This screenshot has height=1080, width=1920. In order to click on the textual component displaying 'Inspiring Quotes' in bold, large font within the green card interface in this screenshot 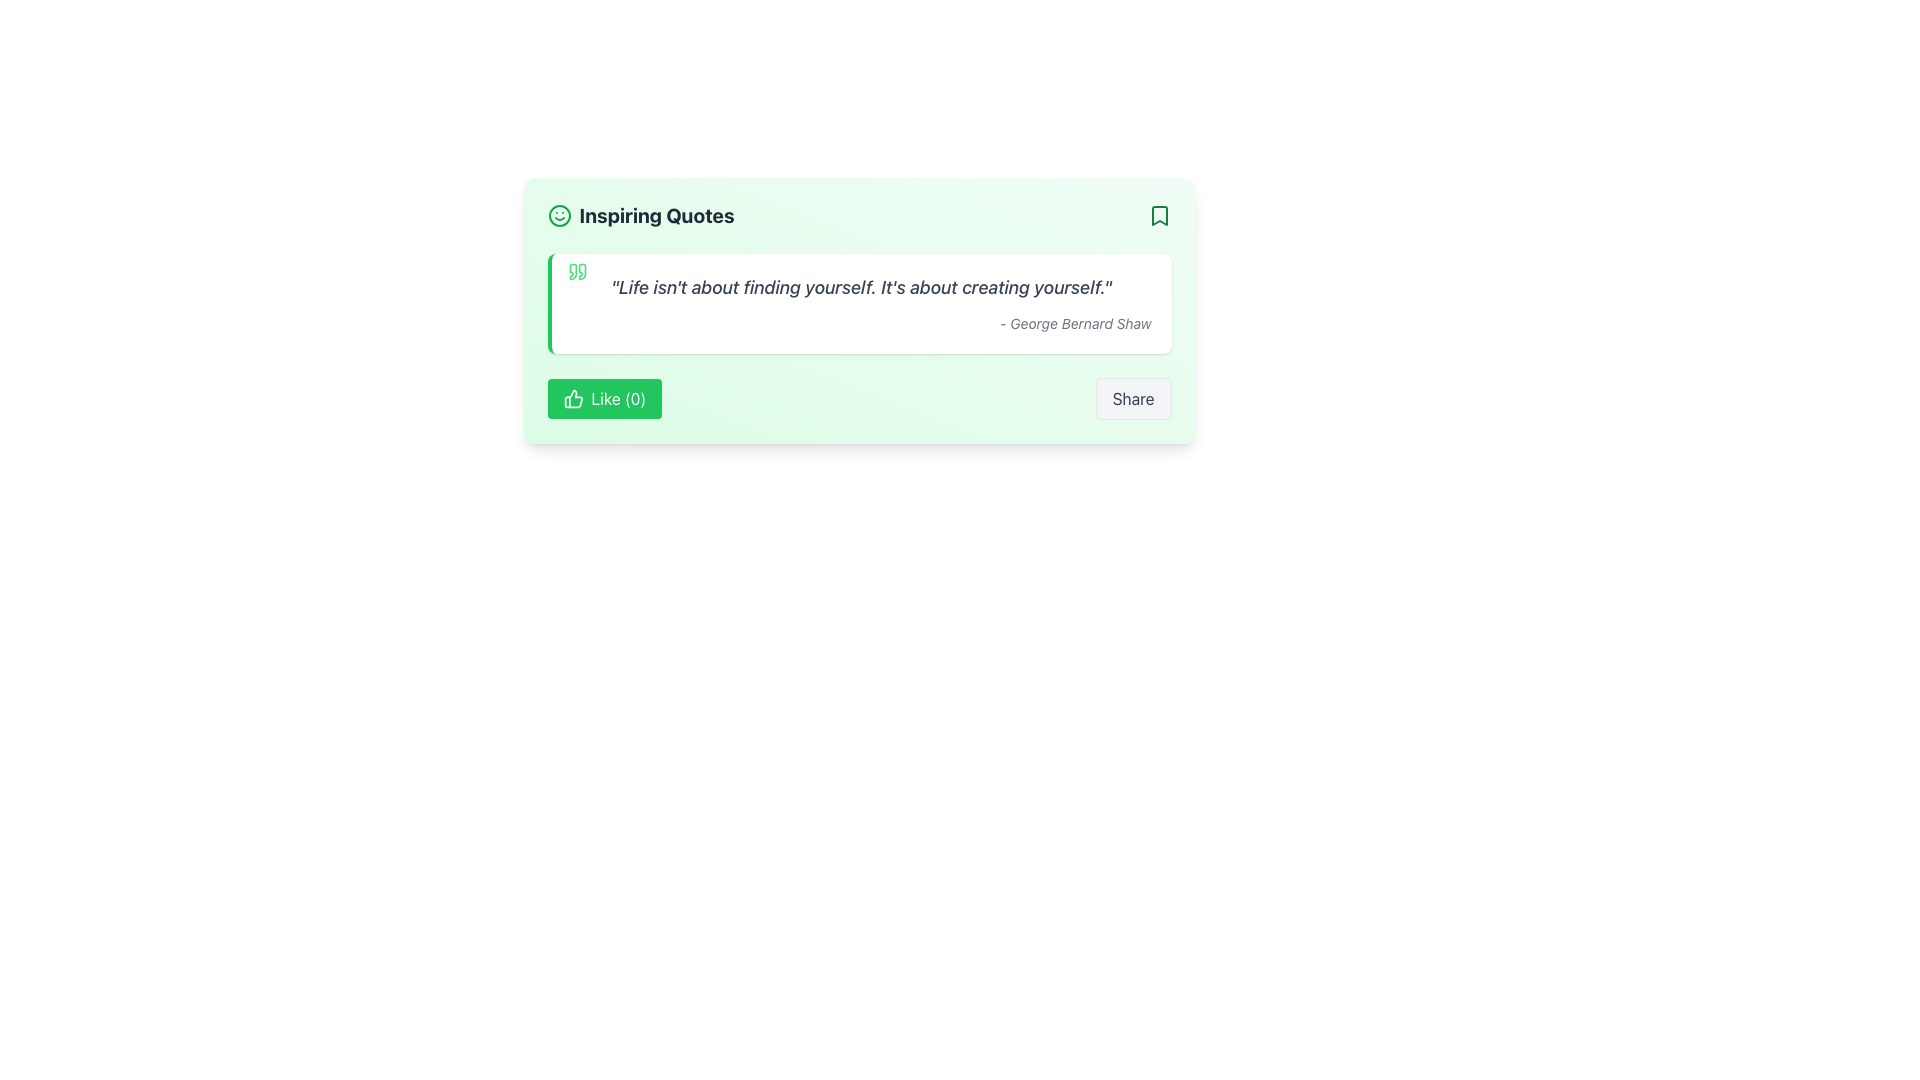, I will do `click(657, 216)`.